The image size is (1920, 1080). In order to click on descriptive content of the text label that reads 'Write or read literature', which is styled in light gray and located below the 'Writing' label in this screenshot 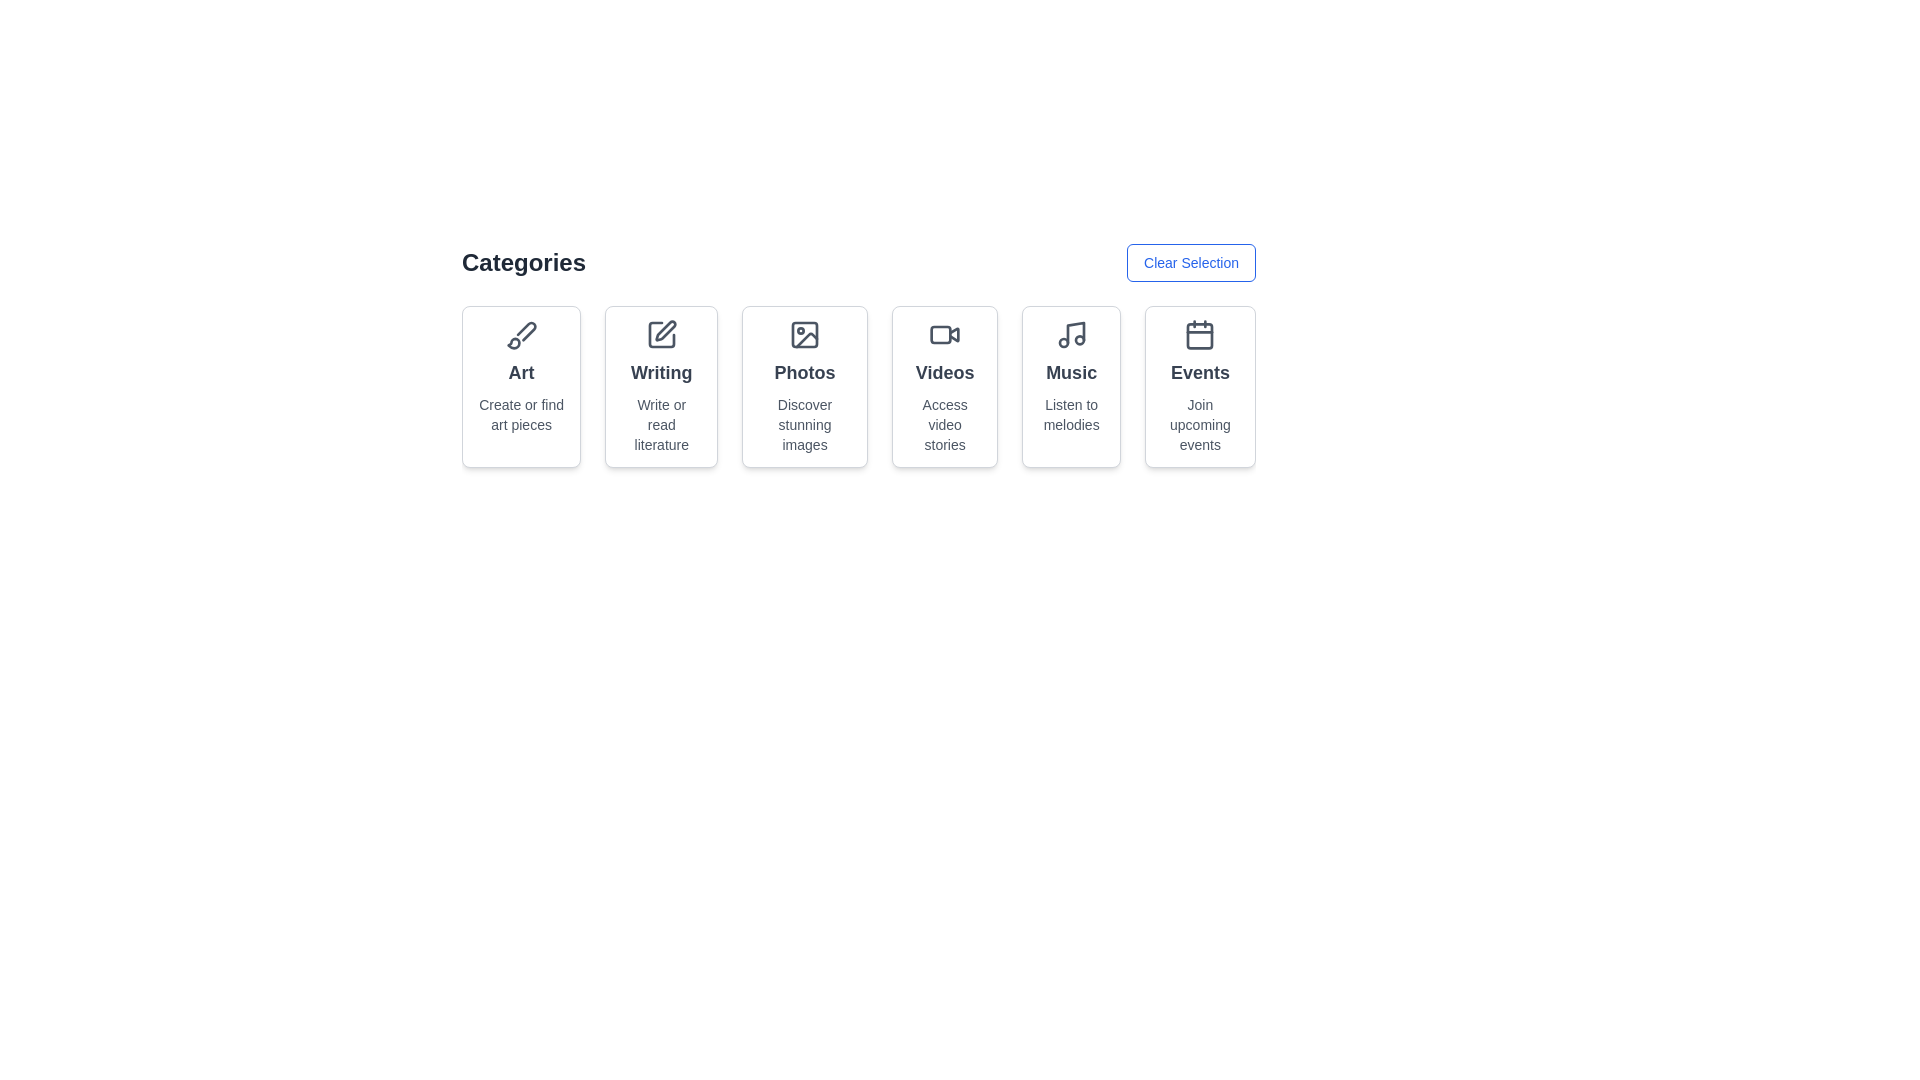, I will do `click(661, 423)`.